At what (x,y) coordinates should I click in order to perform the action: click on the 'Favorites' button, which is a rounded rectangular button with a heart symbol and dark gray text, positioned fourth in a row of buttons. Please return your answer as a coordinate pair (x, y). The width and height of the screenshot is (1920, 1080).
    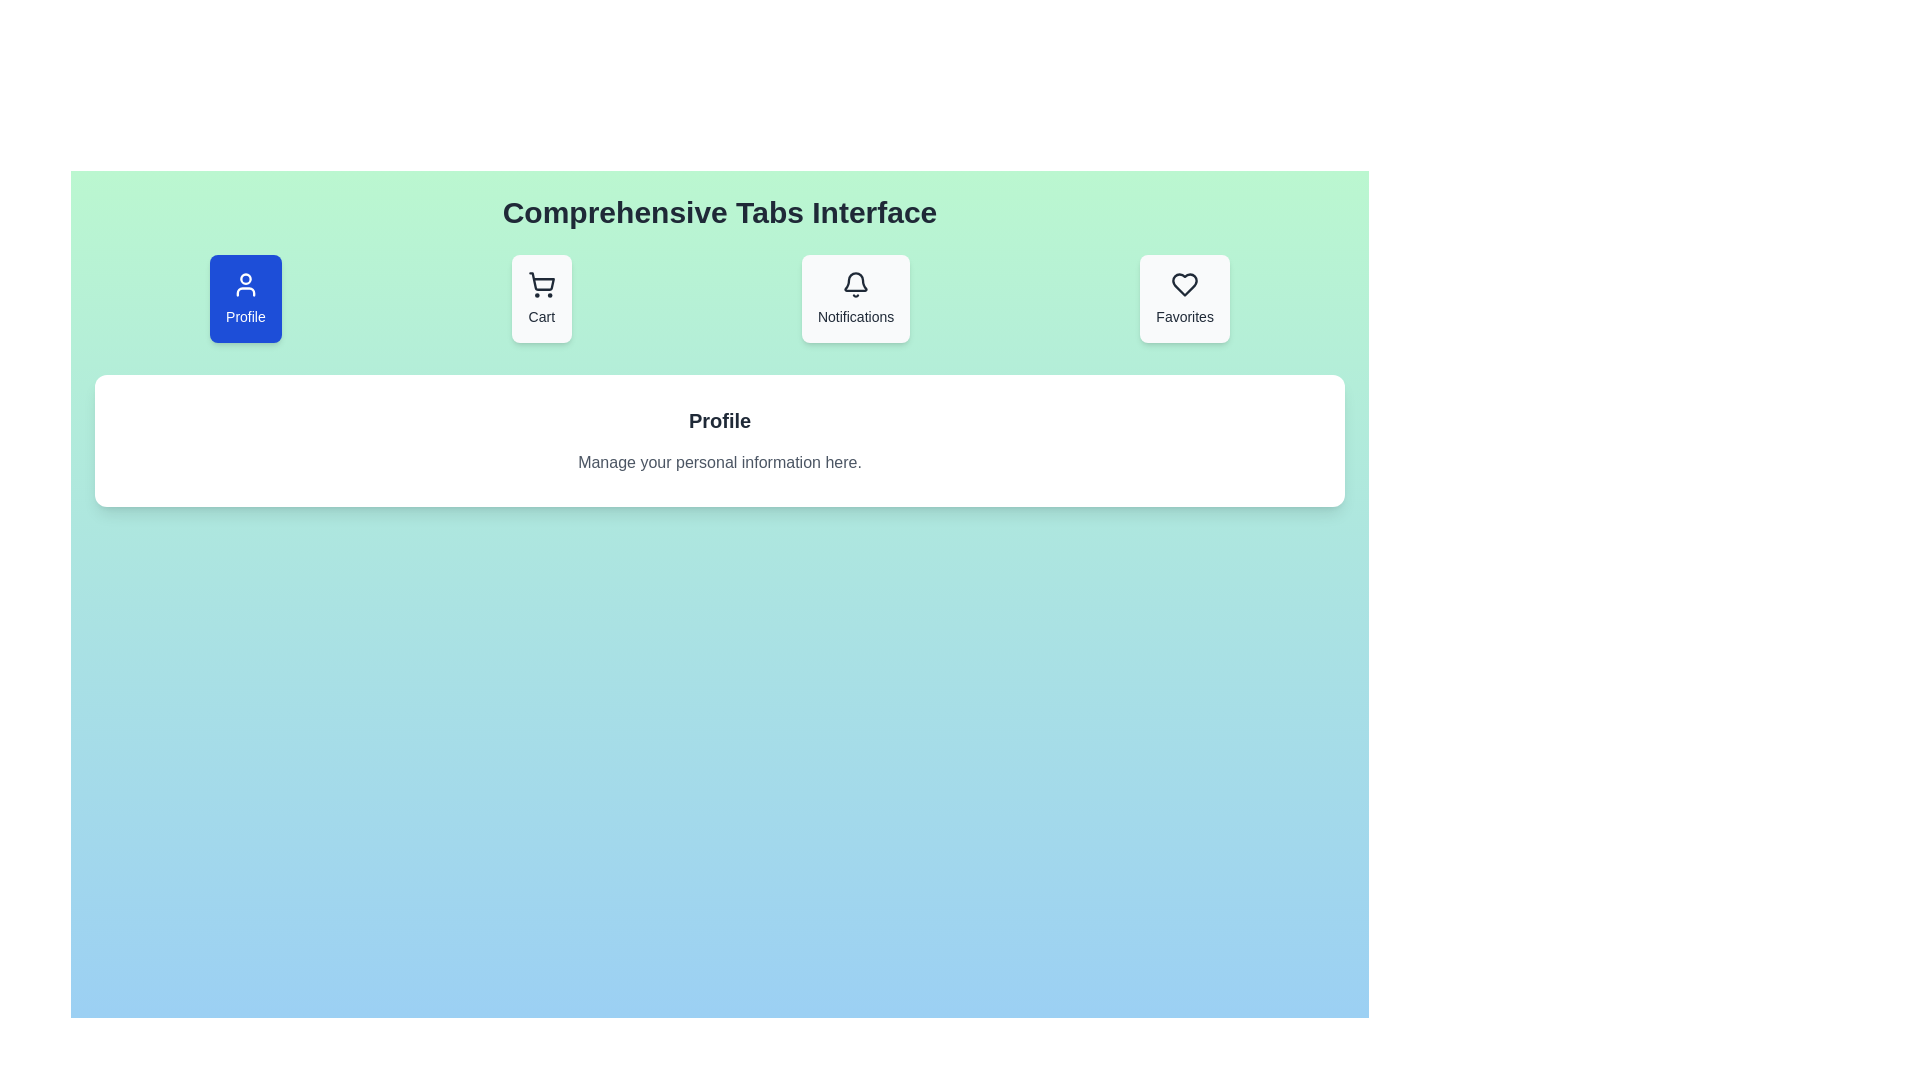
    Looking at the image, I should click on (1185, 299).